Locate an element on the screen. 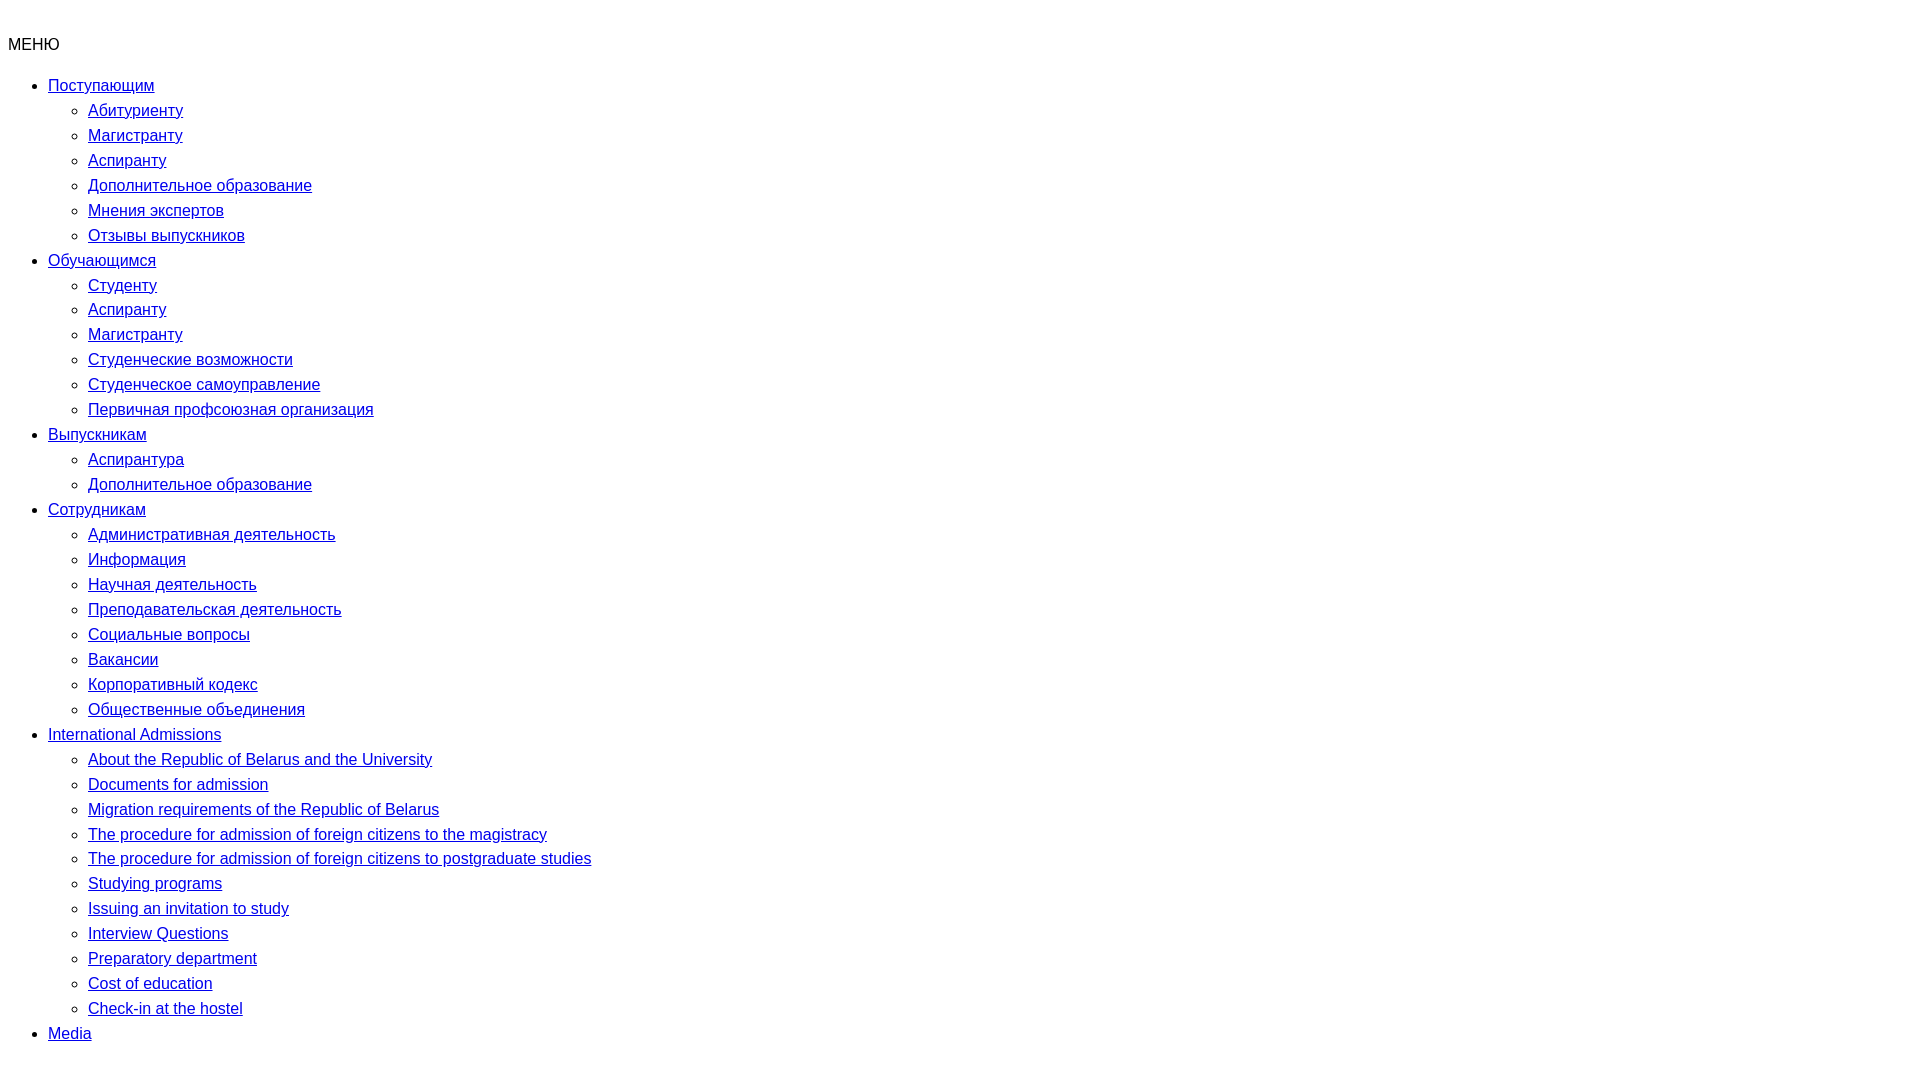 Image resolution: width=1920 pixels, height=1080 pixels. 'Cost of education' is located at coordinates (86, 982).